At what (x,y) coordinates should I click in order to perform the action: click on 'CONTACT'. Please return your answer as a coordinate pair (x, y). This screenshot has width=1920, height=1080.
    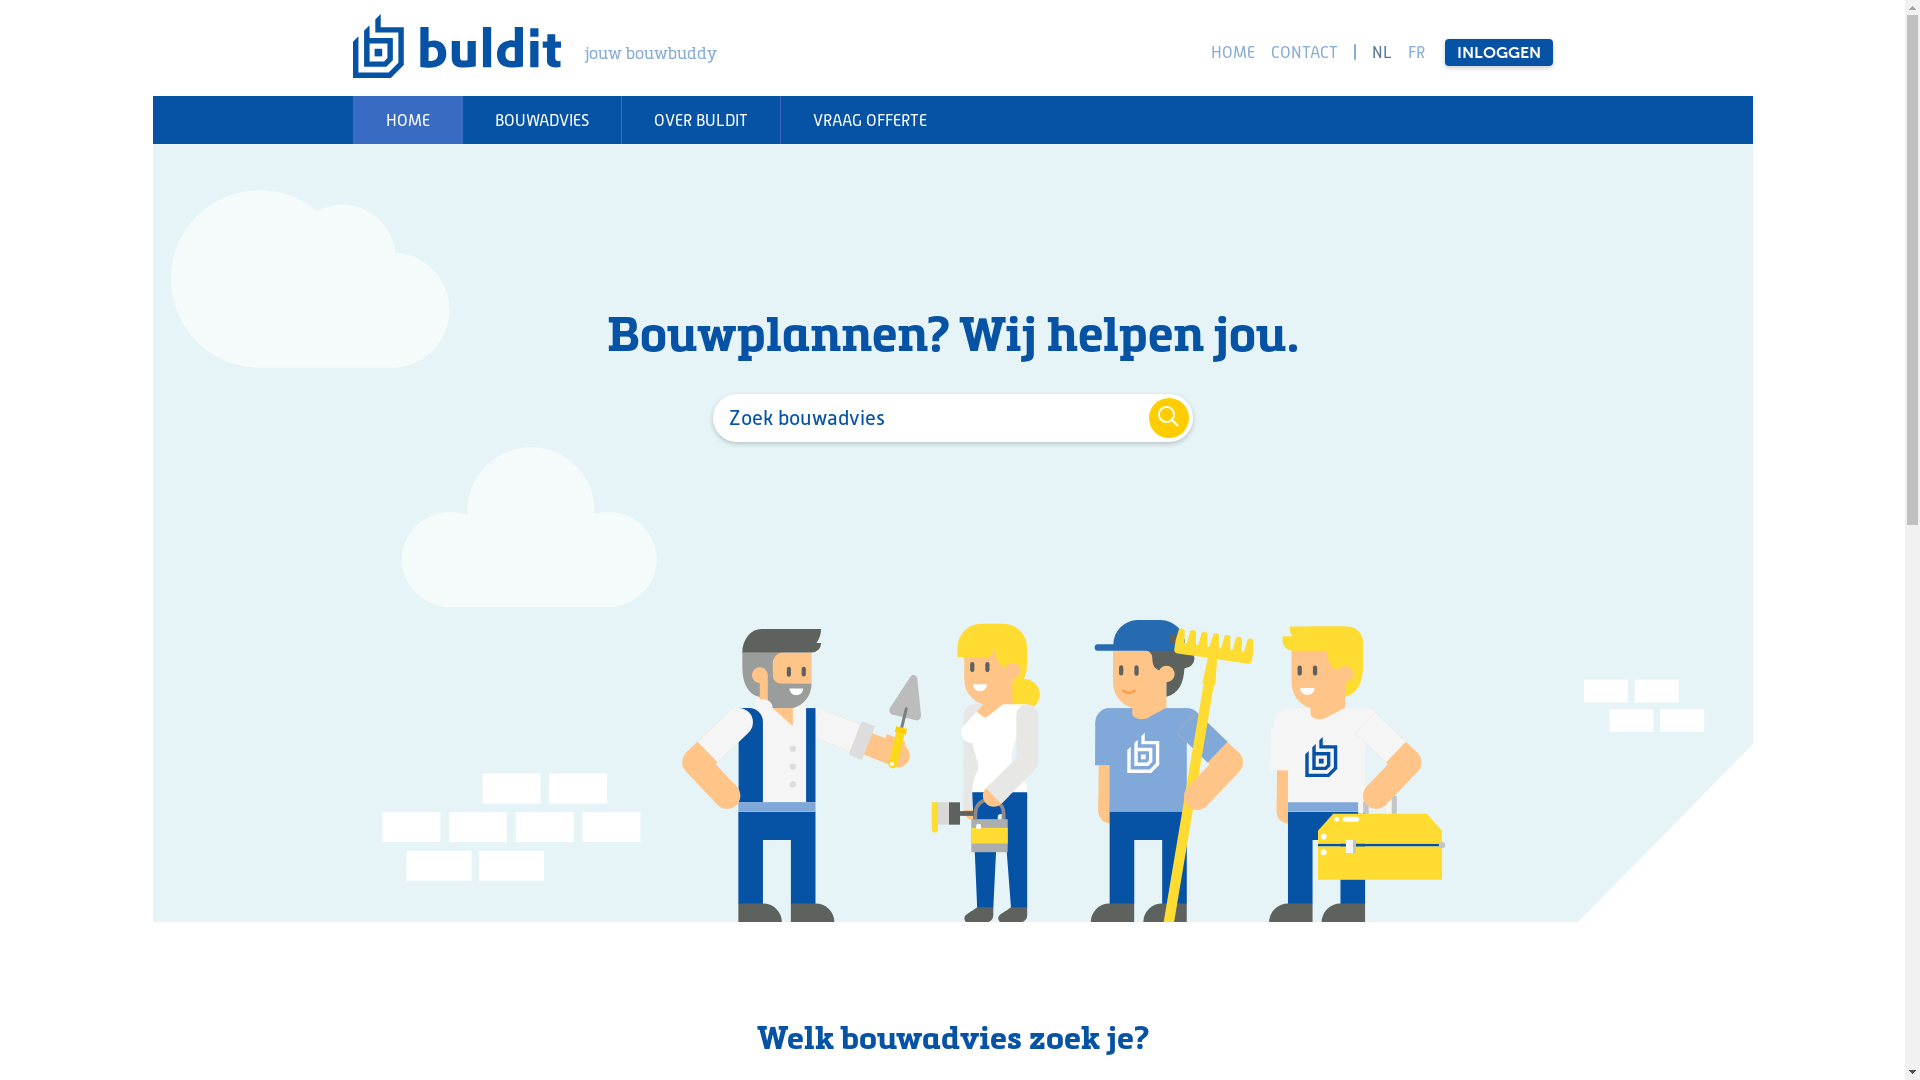
    Looking at the image, I should click on (1303, 50).